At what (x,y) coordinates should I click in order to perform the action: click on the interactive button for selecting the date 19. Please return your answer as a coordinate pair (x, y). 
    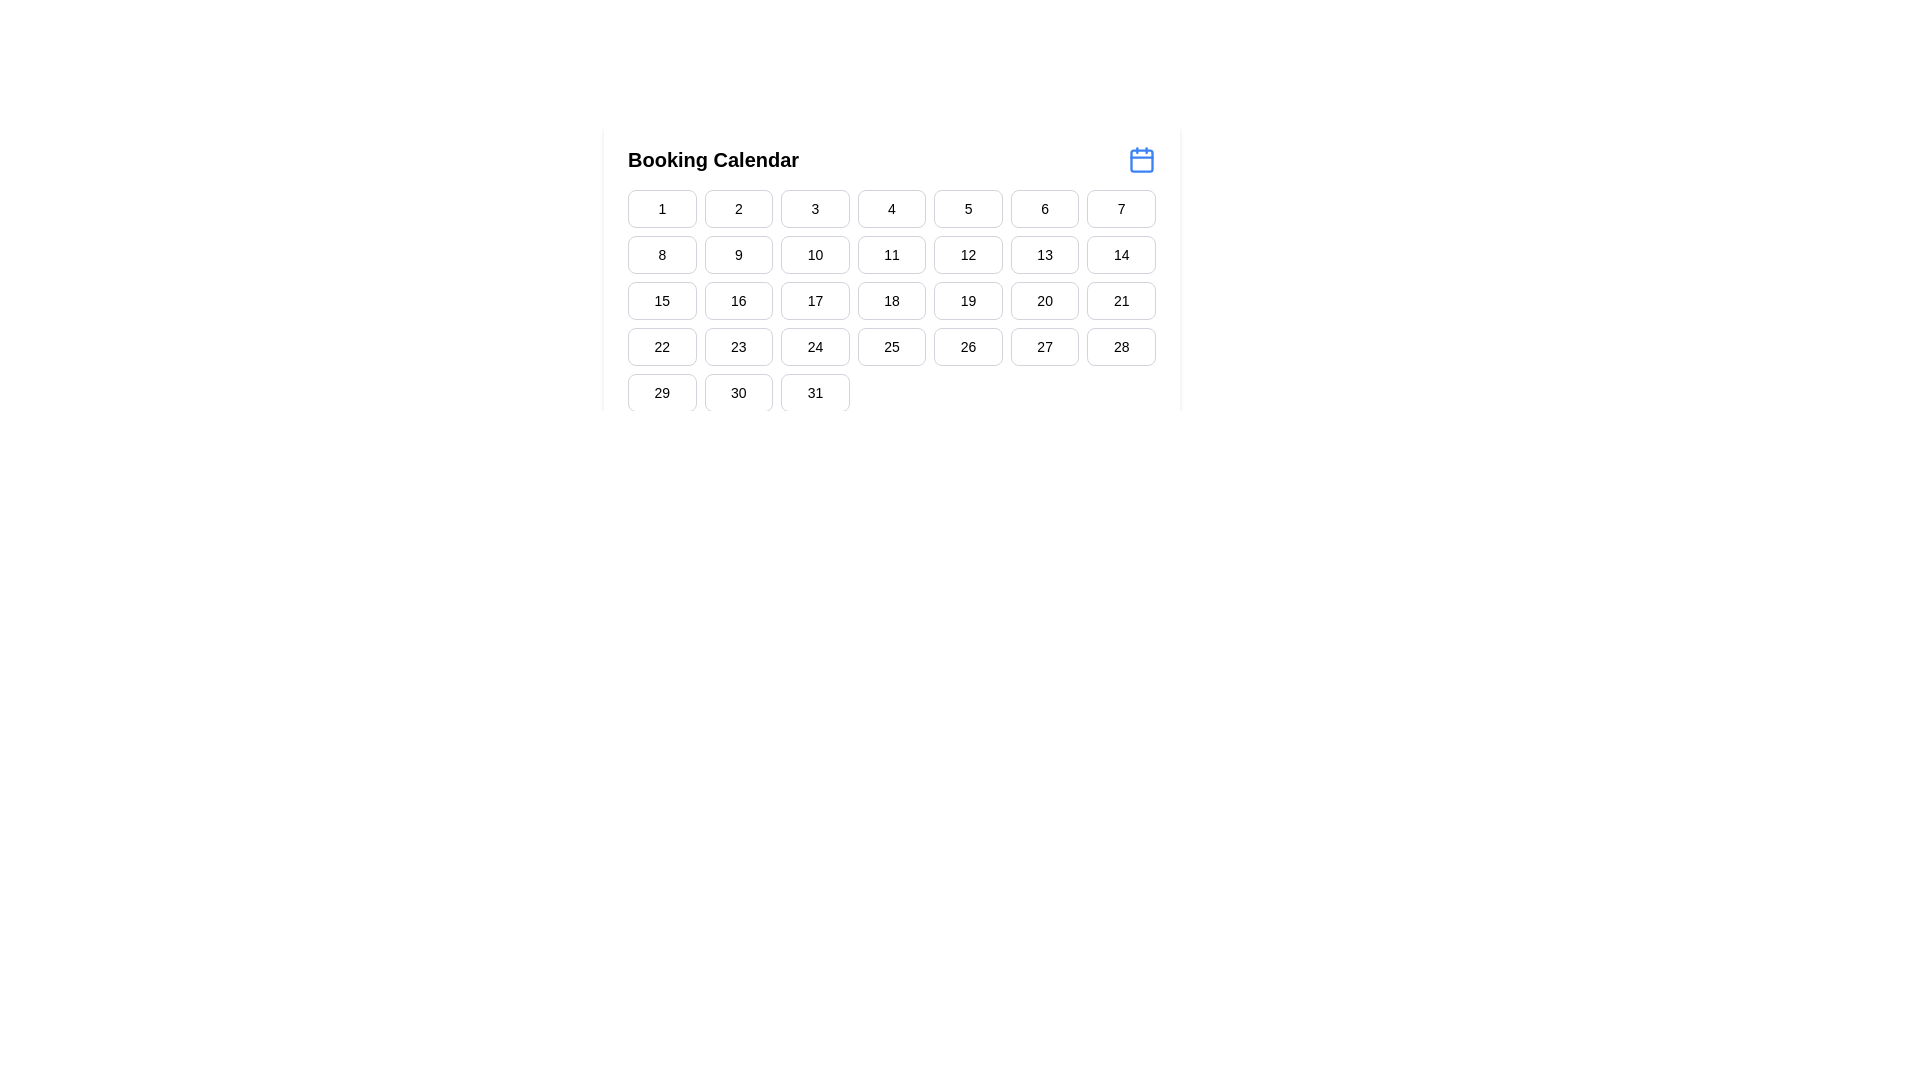
    Looking at the image, I should click on (968, 300).